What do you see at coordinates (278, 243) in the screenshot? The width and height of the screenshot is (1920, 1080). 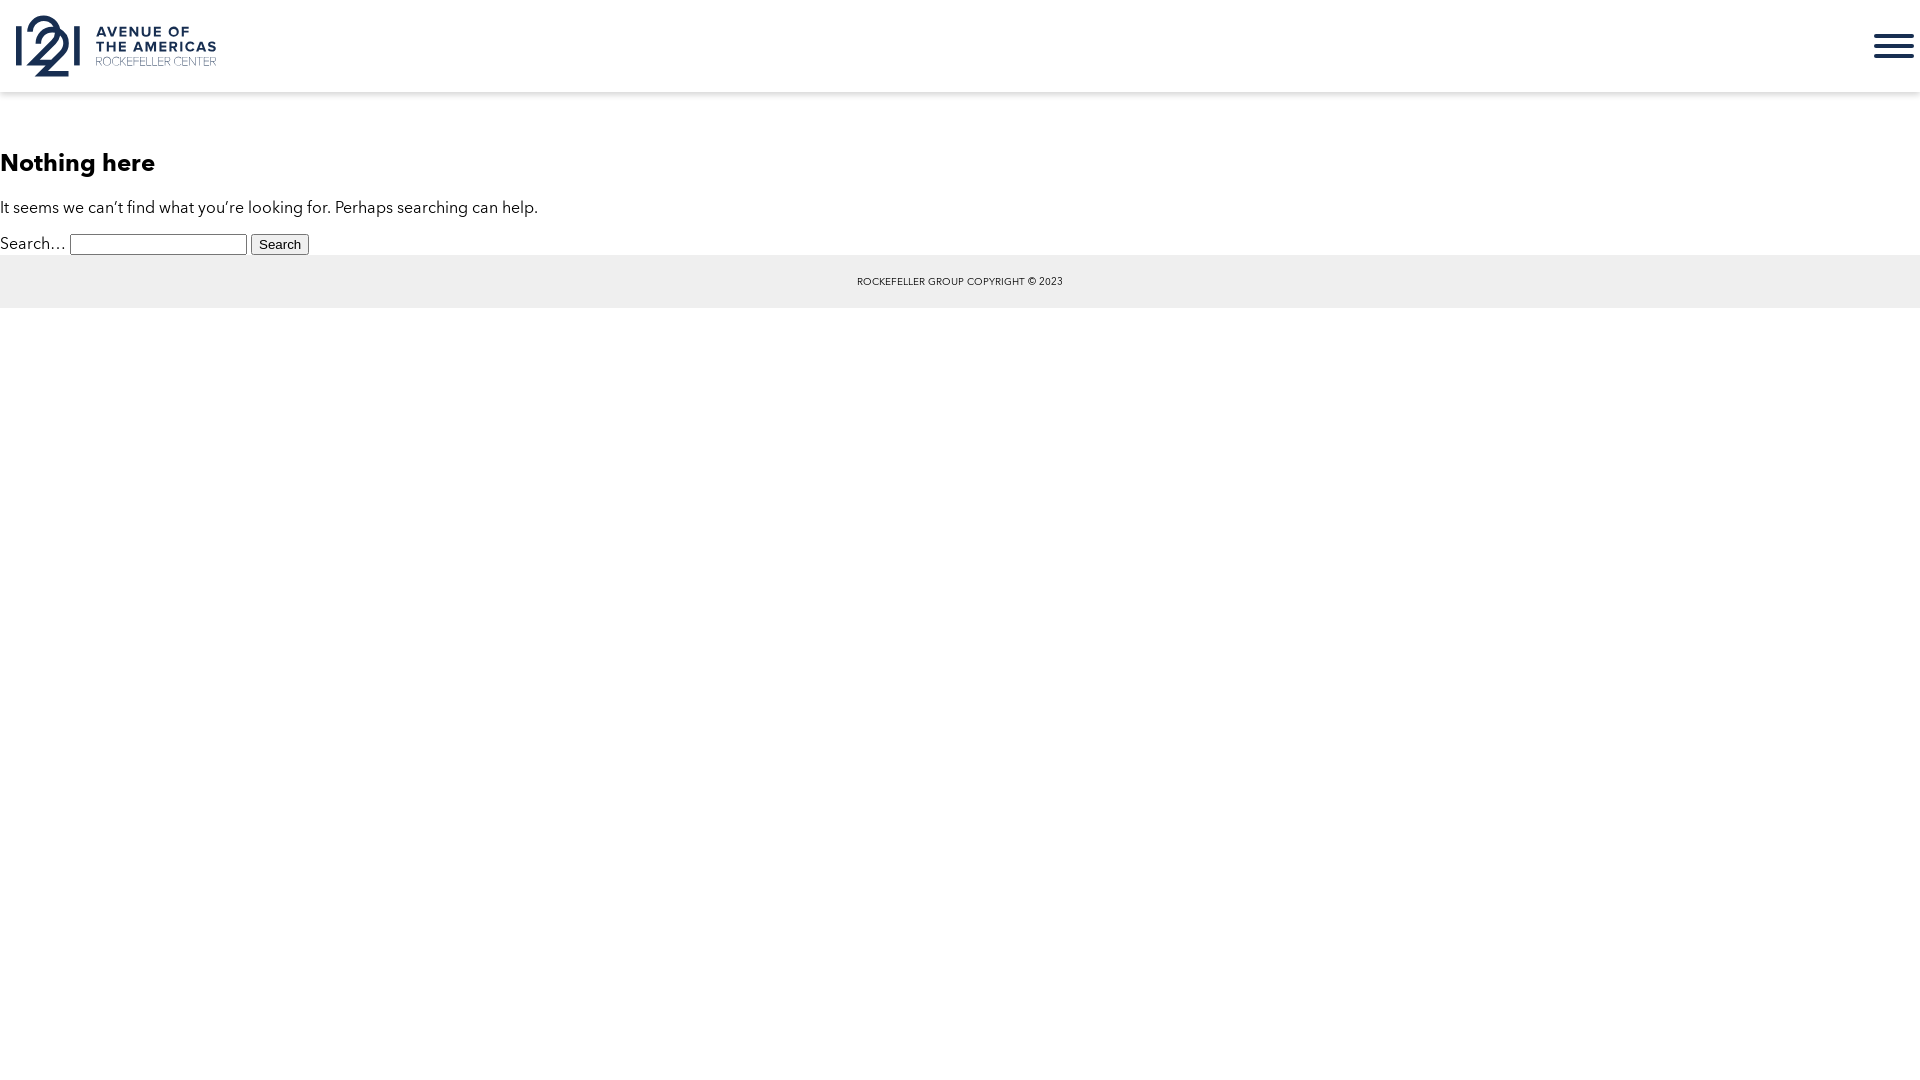 I see `'Search'` at bounding box center [278, 243].